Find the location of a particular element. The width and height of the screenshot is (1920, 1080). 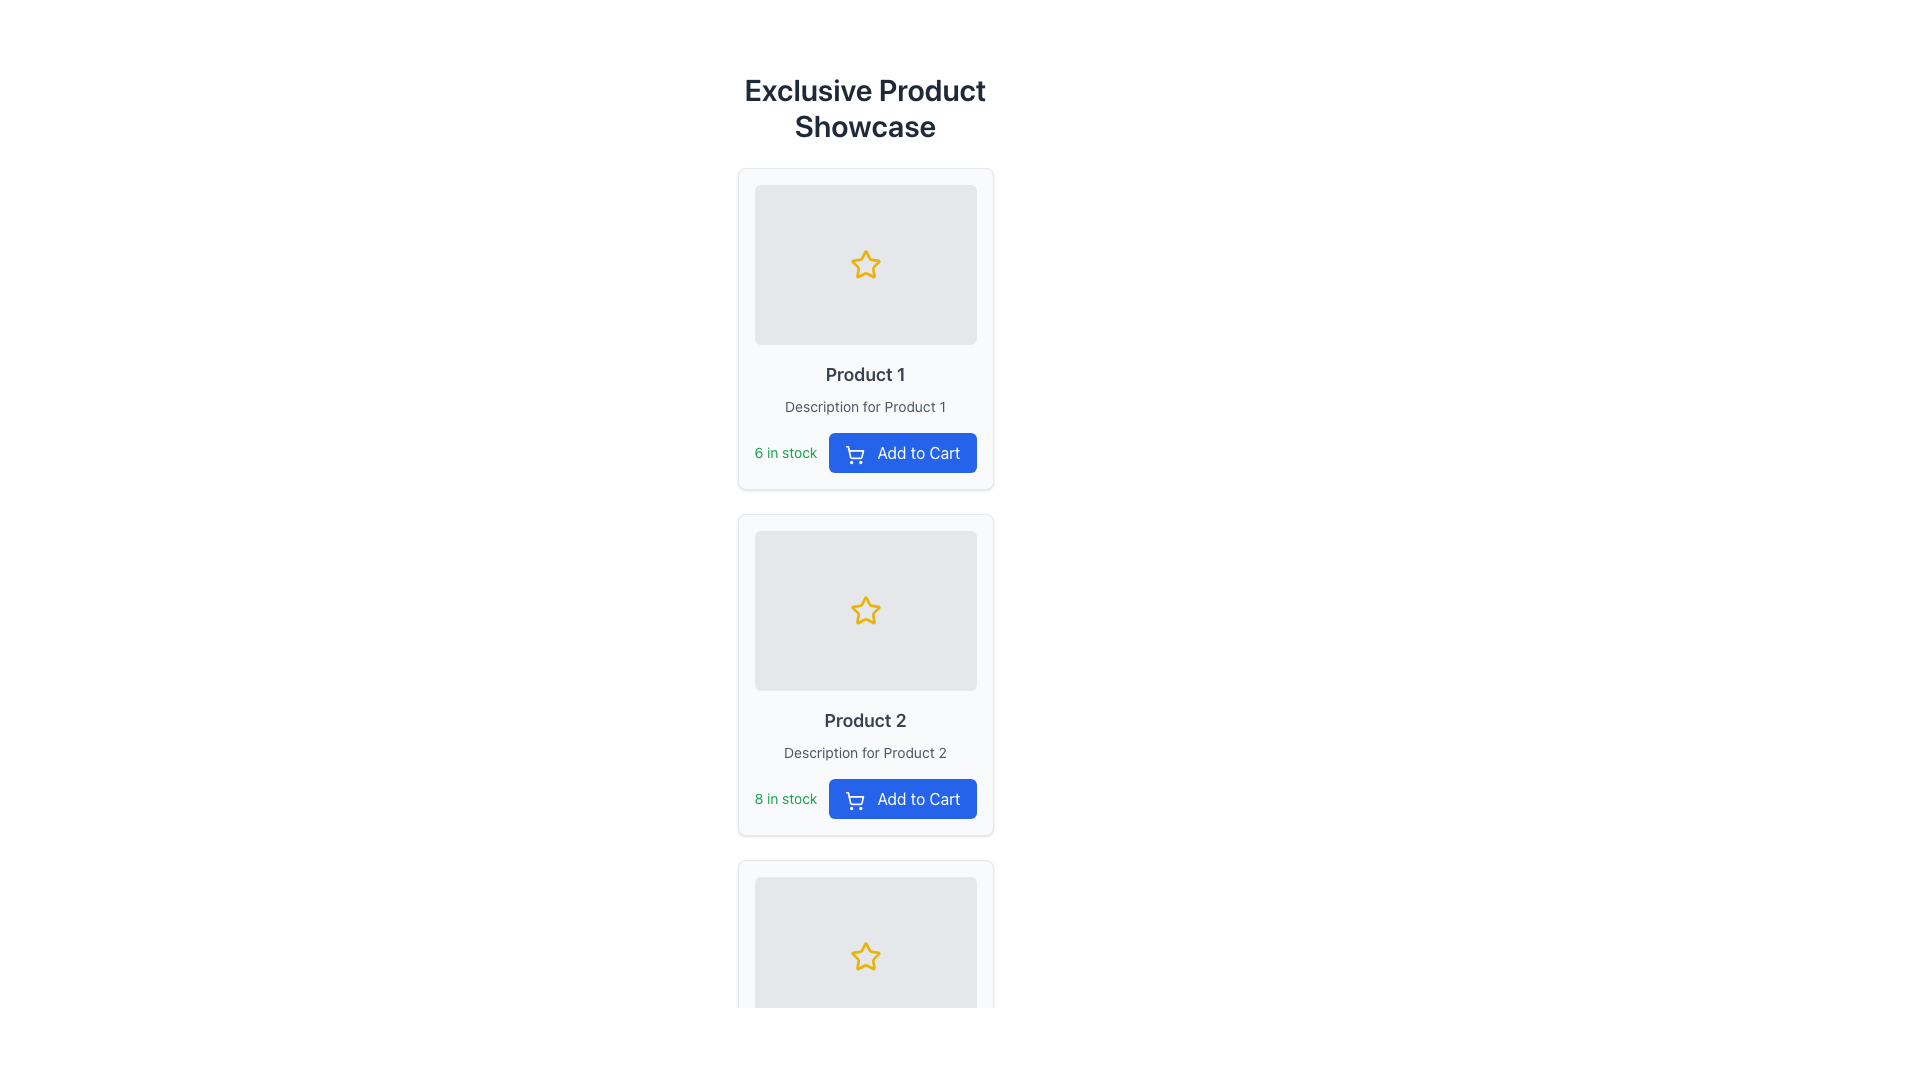

the star icon located in the first product display card, which serves as a visual indicator or rating symbol, positioned inside a gray rectangle near its center is located at coordinates (865, 264).